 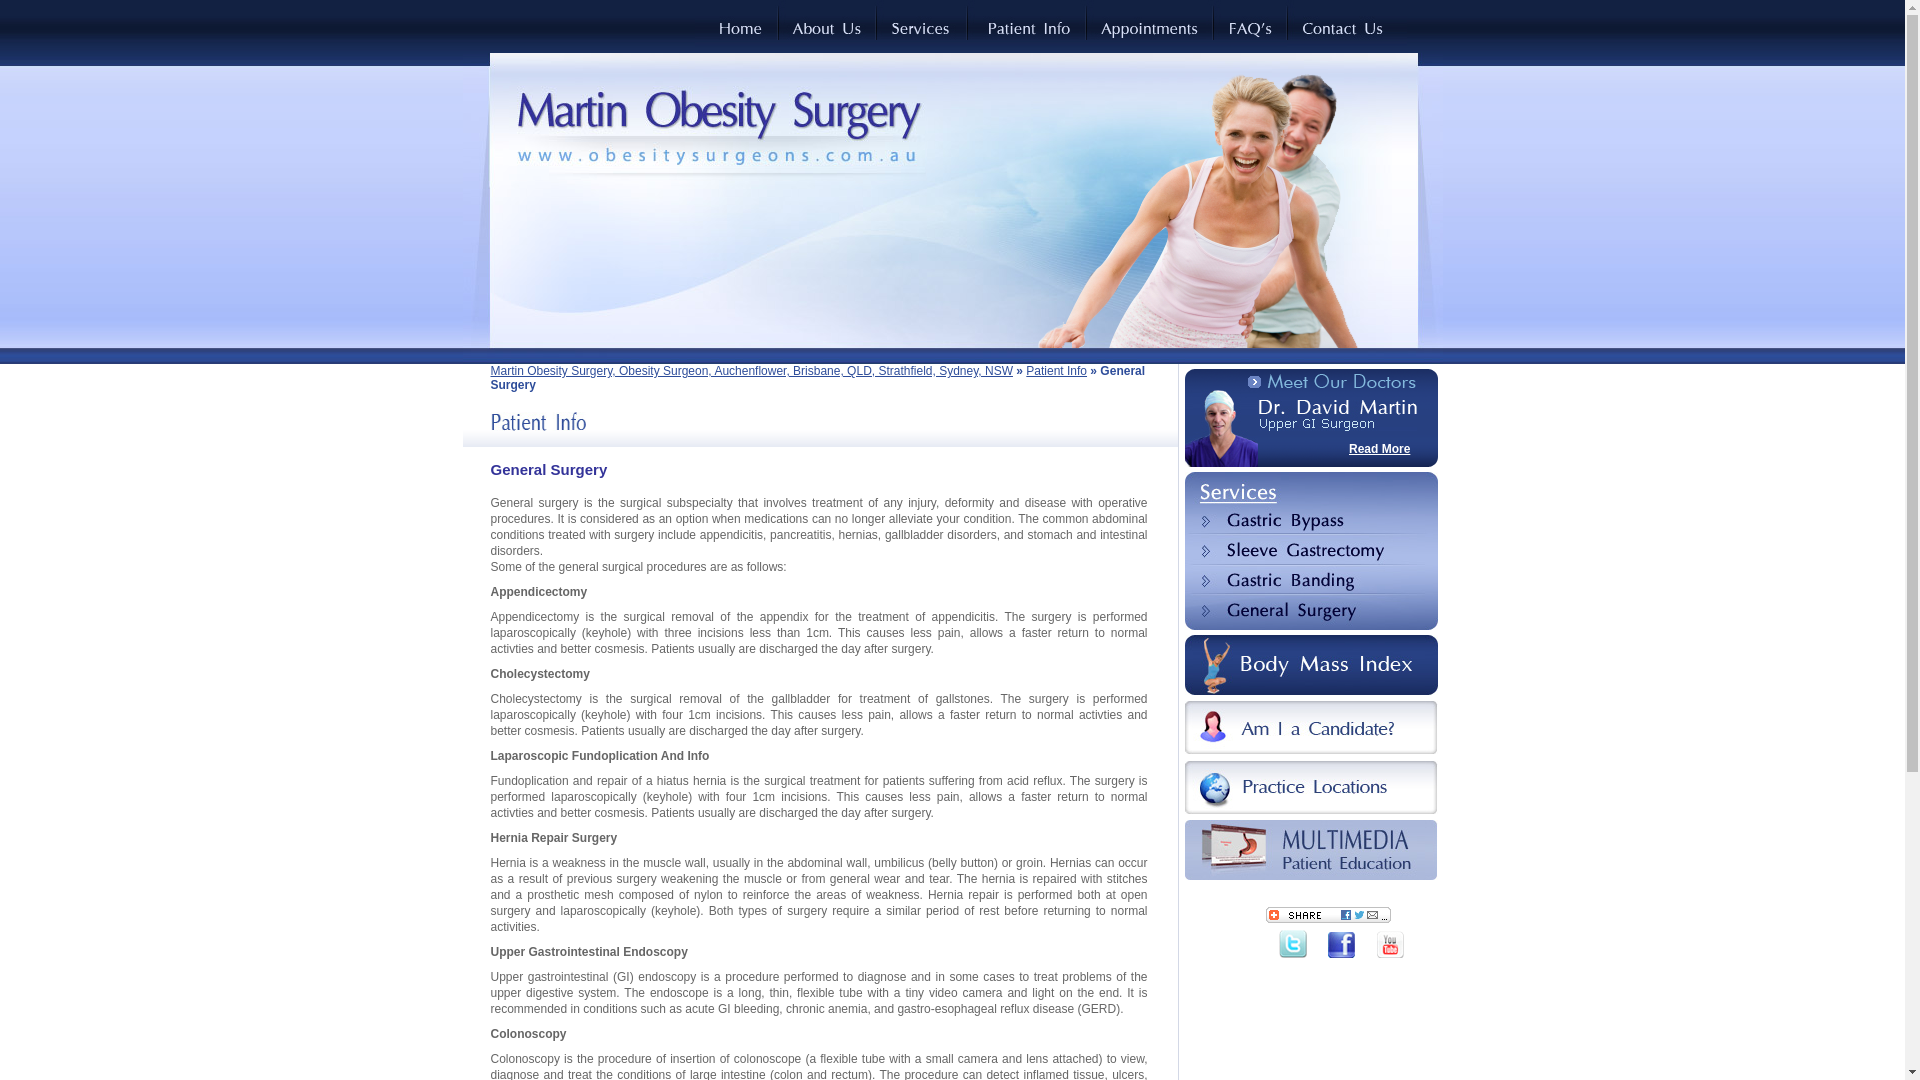 What do you see at coordinates (1026, 370) in the screenshot?
I see `'Patient Info'` at bounding box center [1026, 370].